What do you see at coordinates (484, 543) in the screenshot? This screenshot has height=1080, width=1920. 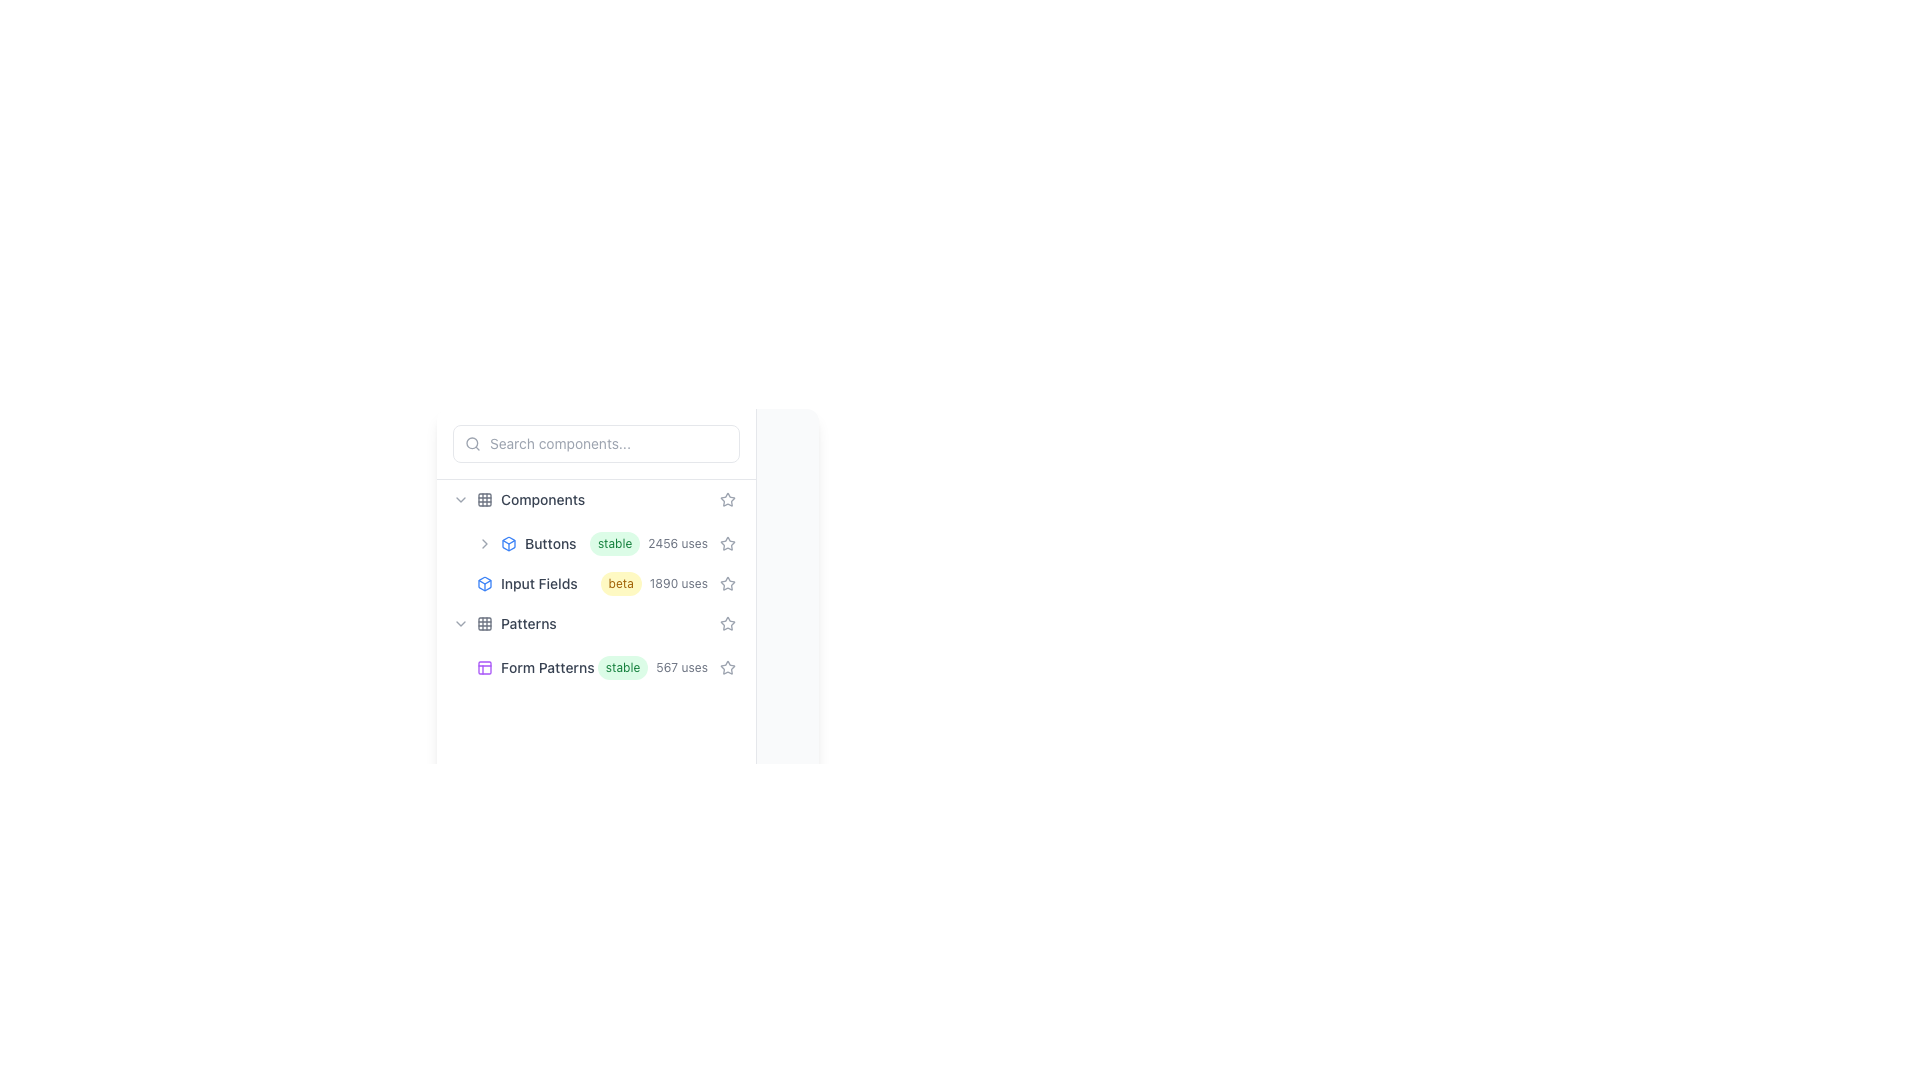 I see `the right-pointing arrow icon located to the left of the 'Buttons' text` at bounding box center [484, 543].